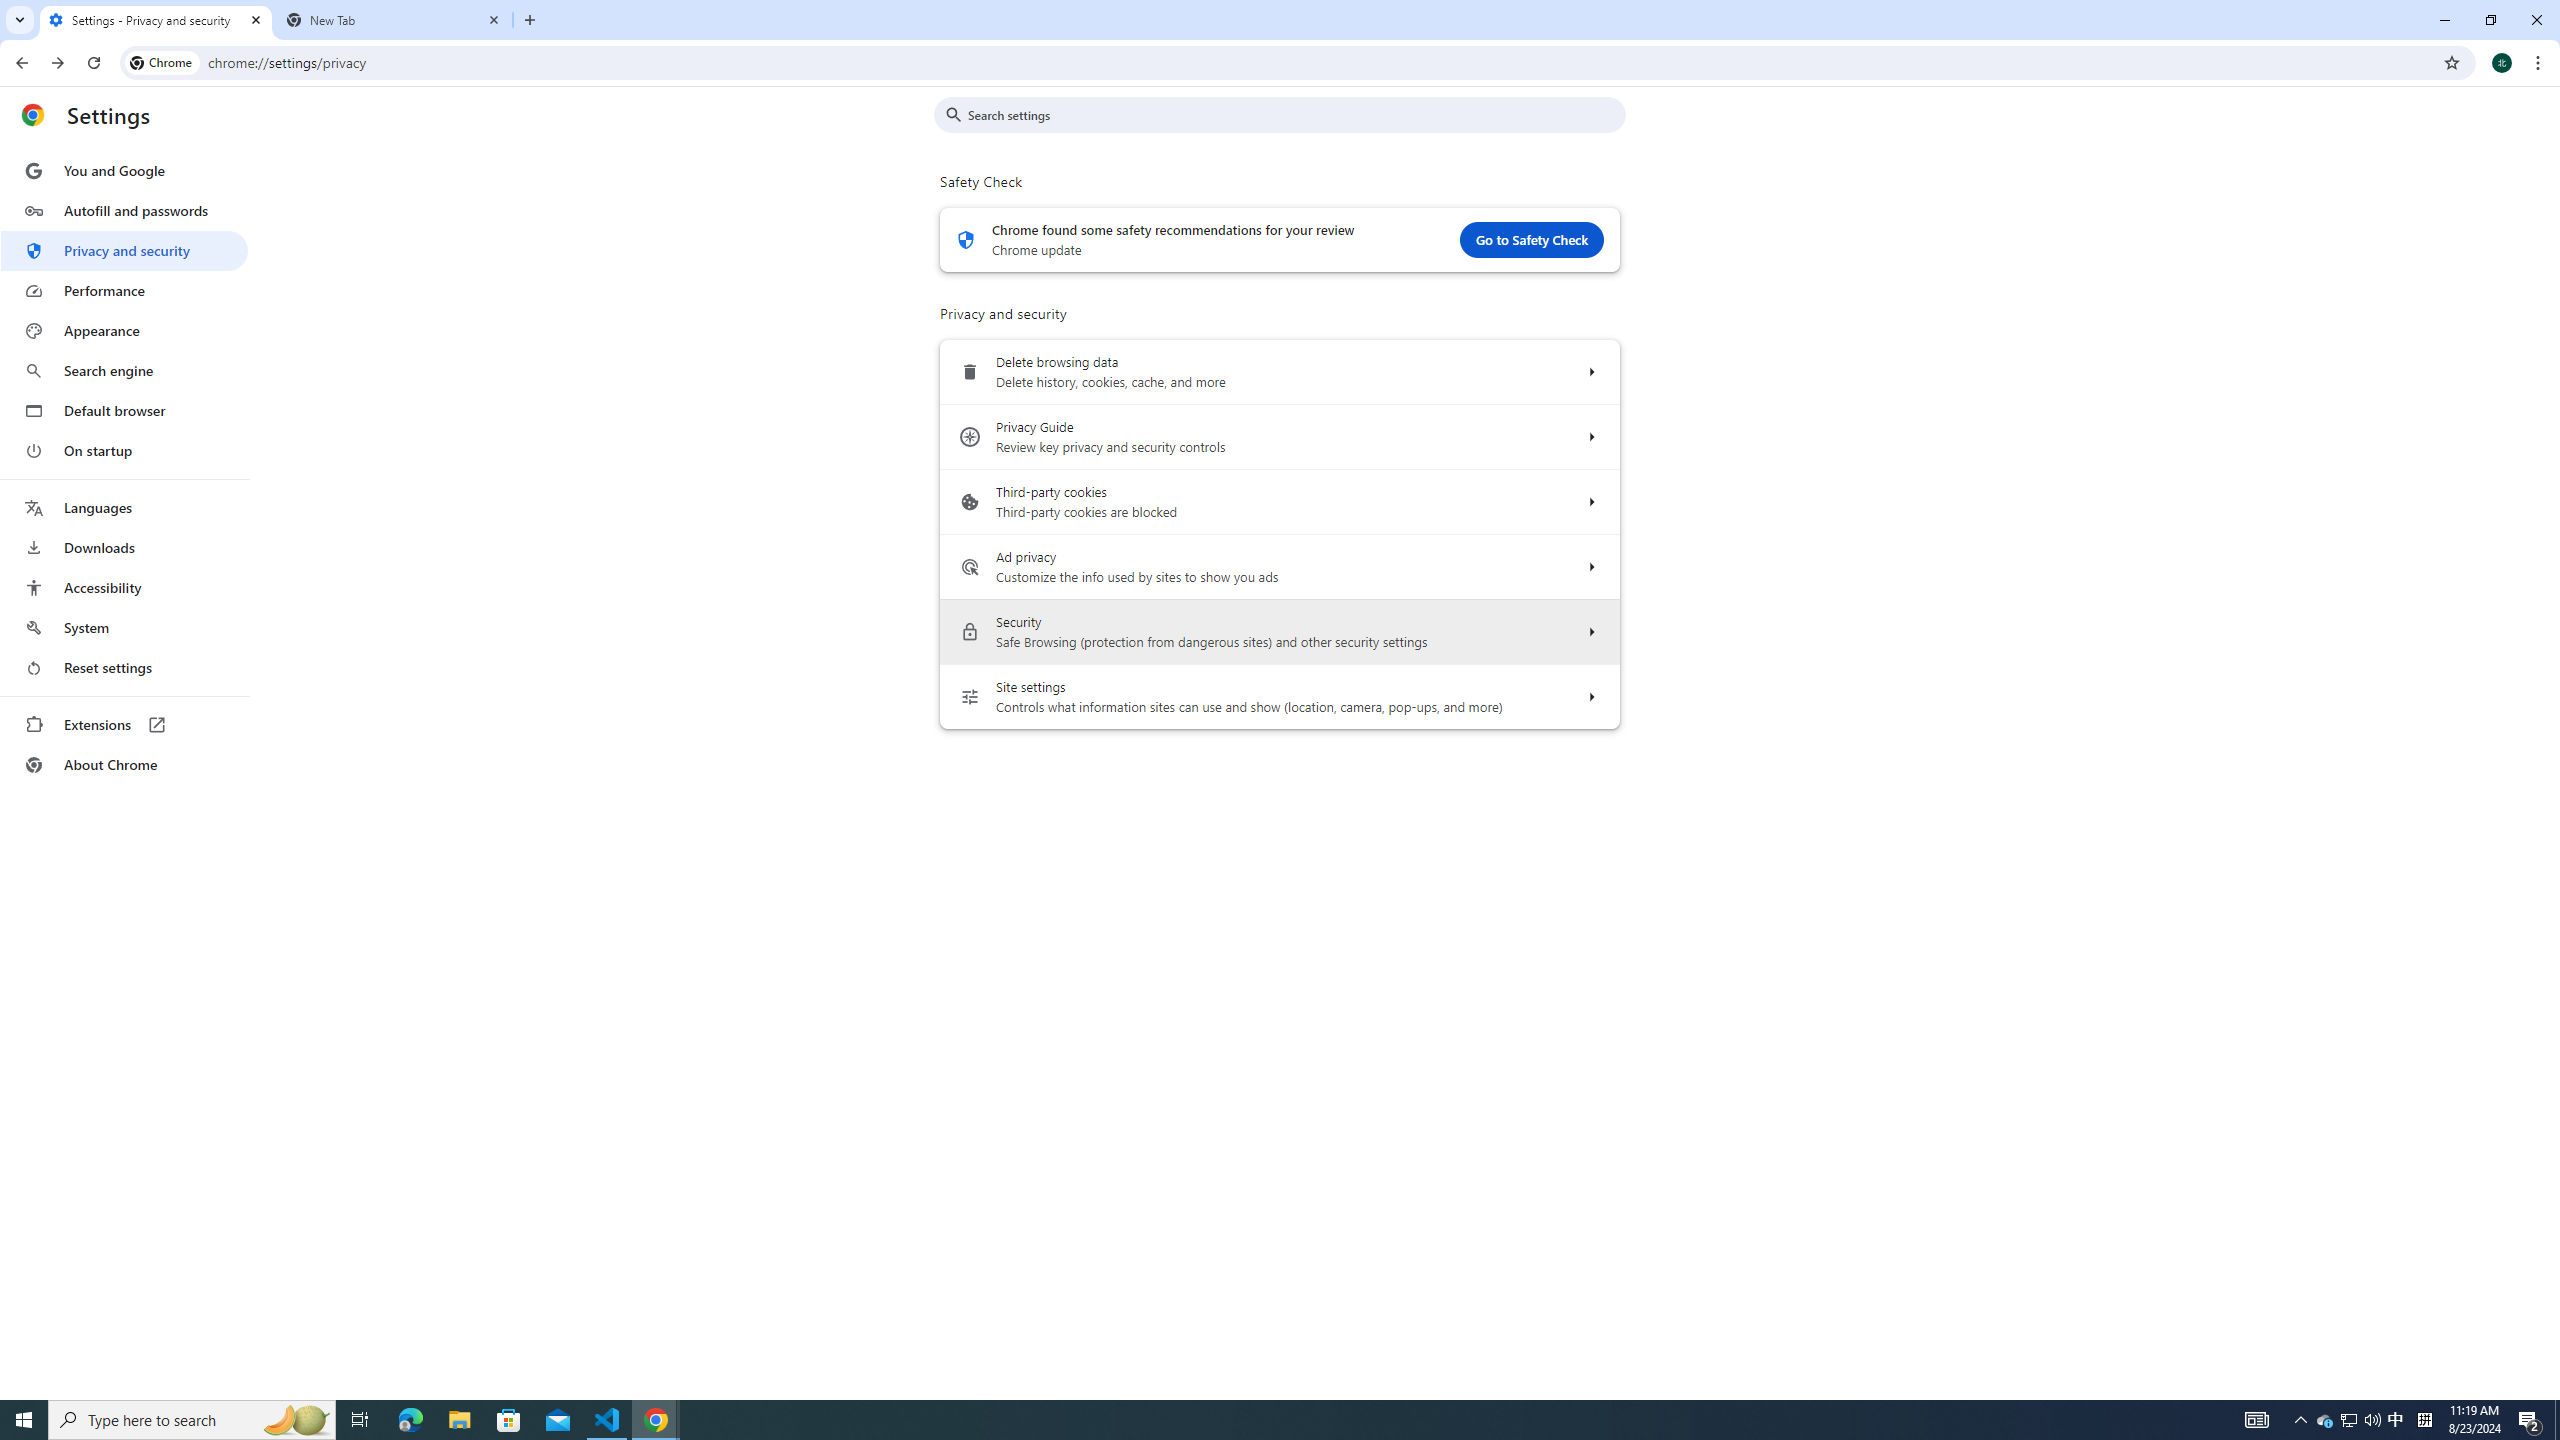 The height and width of the screenshot is (1440, 2560). What do you see at coordinates (123, 410) in the screenshot?
I see `'Default browser'` at bounding box center [123, 410].